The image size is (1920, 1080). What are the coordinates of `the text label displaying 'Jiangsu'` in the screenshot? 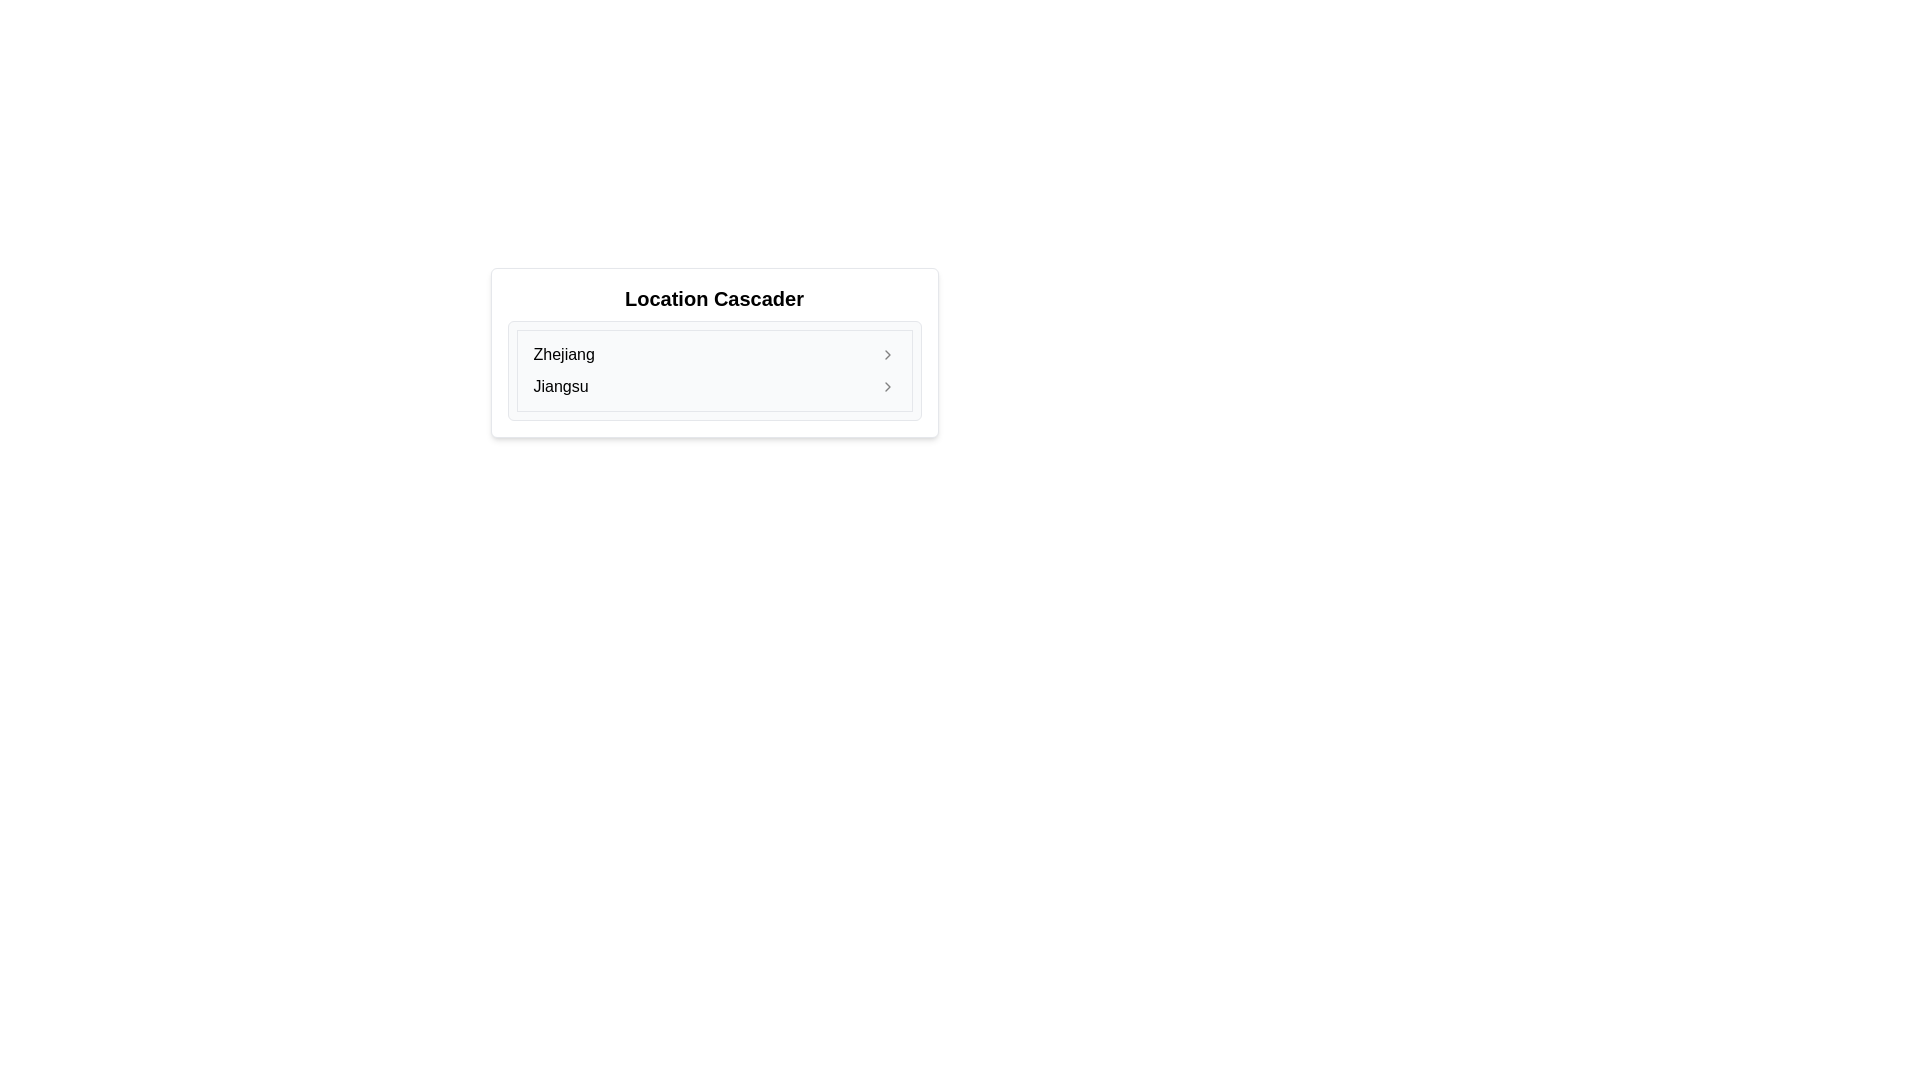 It's located at (560, 386).